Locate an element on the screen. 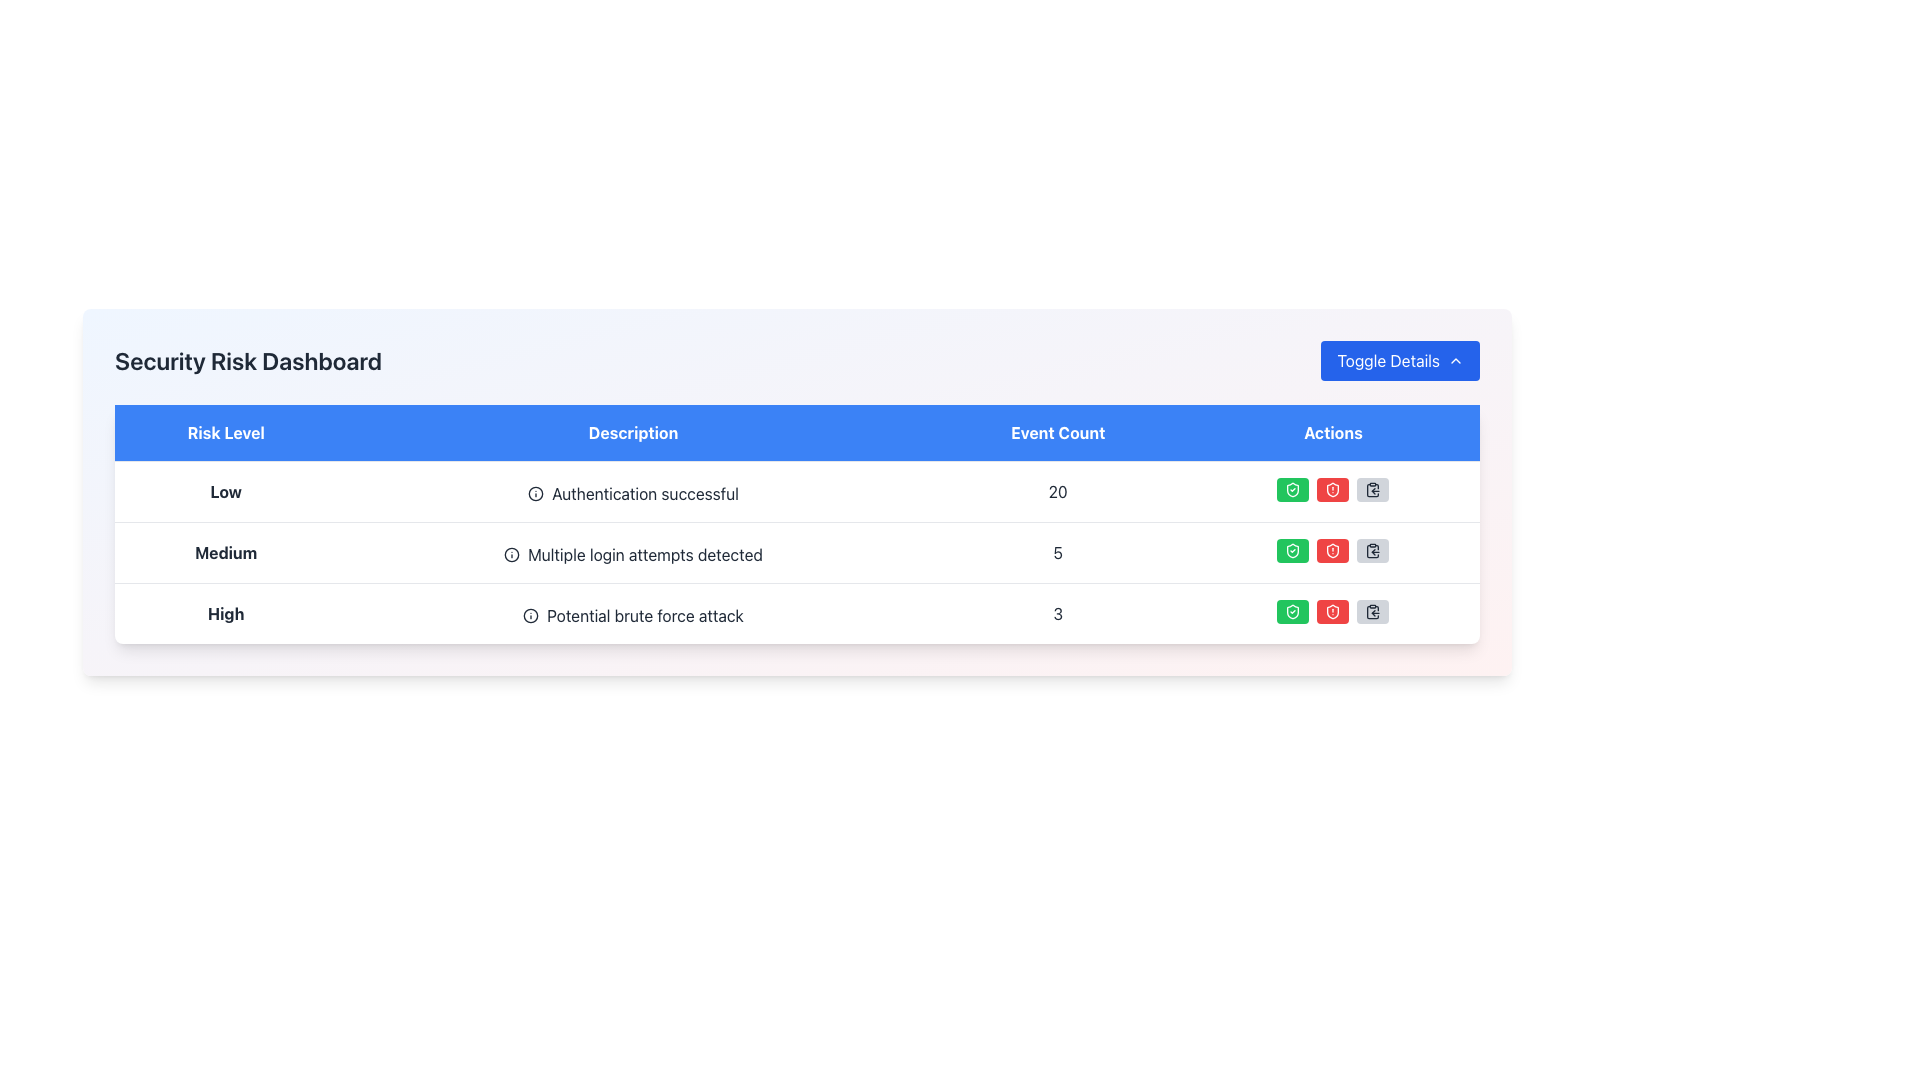 The image size is (1920, 1080). the text label displaying 'Event Count' which is the third column header in the table, positioned between 'Description' and 'Actions' is located at coordinates (1057, 432).